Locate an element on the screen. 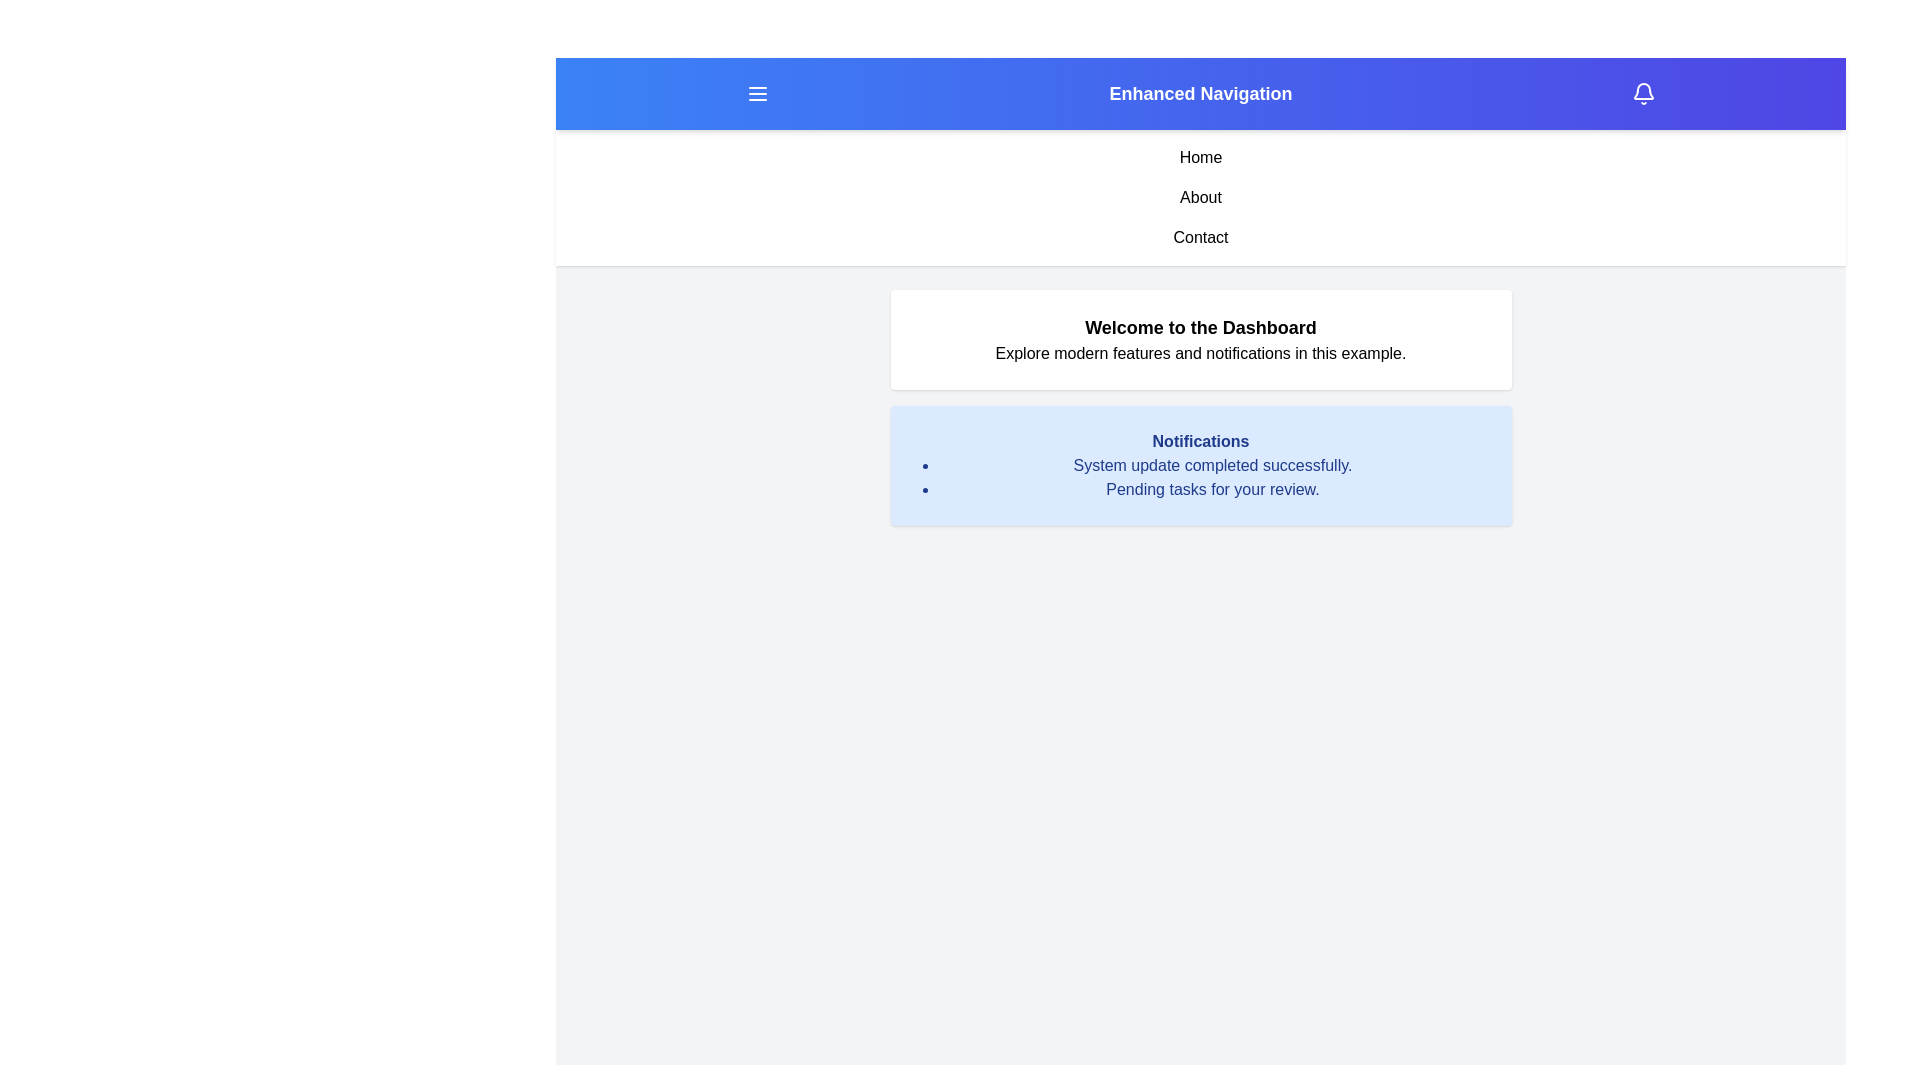  the header text labeled 'Enhanced Navigation' is located at coordinates (1200, 93).